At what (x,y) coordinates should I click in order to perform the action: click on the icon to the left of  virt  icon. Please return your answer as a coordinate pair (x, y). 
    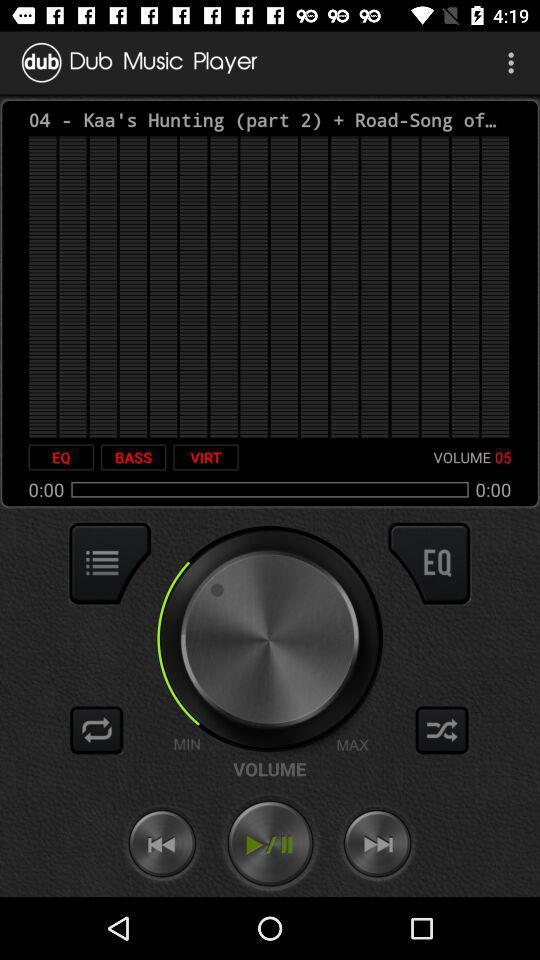
    Looking at the image, I should click on (133, 457).